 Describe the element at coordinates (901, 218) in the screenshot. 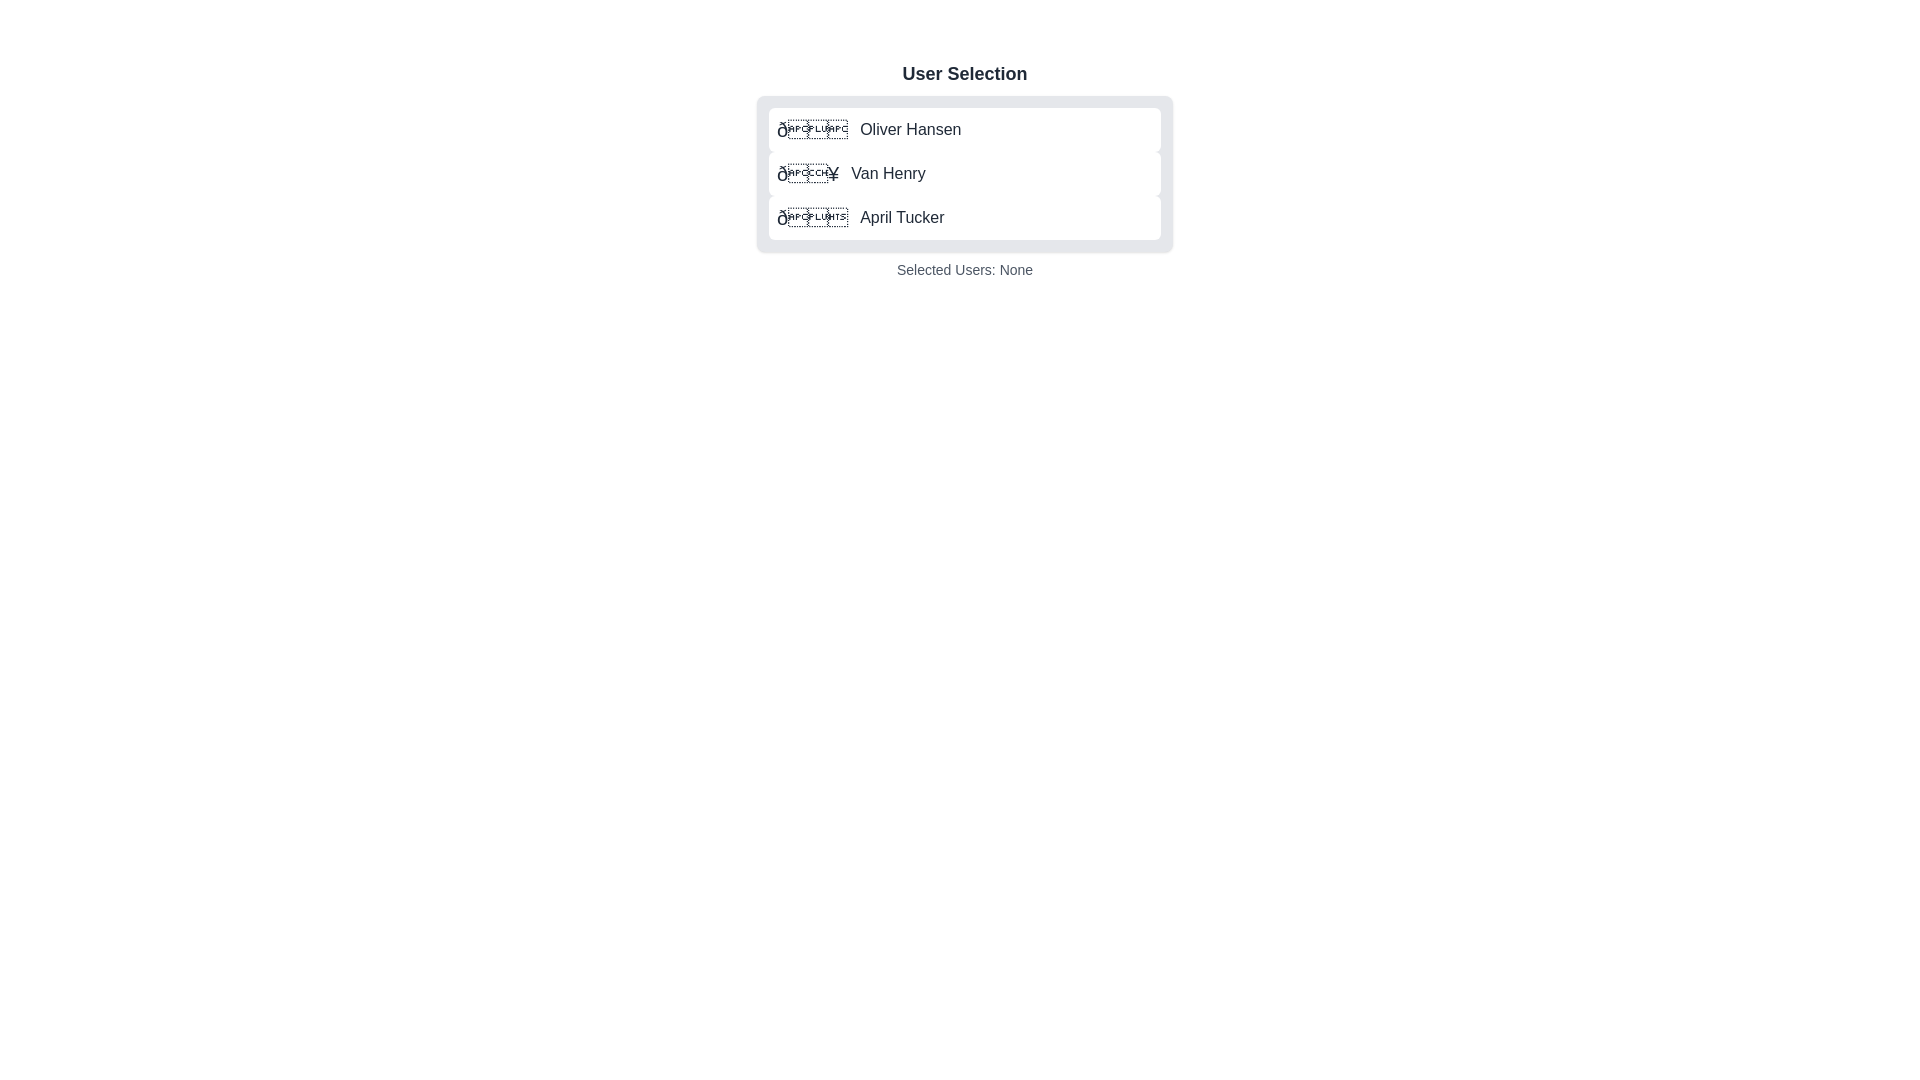

I see `the user 'April Tucker' from the user selection list by clicking on the text element located in the third list item, positioned slightly to the right of an emoji-like icon` at that location.